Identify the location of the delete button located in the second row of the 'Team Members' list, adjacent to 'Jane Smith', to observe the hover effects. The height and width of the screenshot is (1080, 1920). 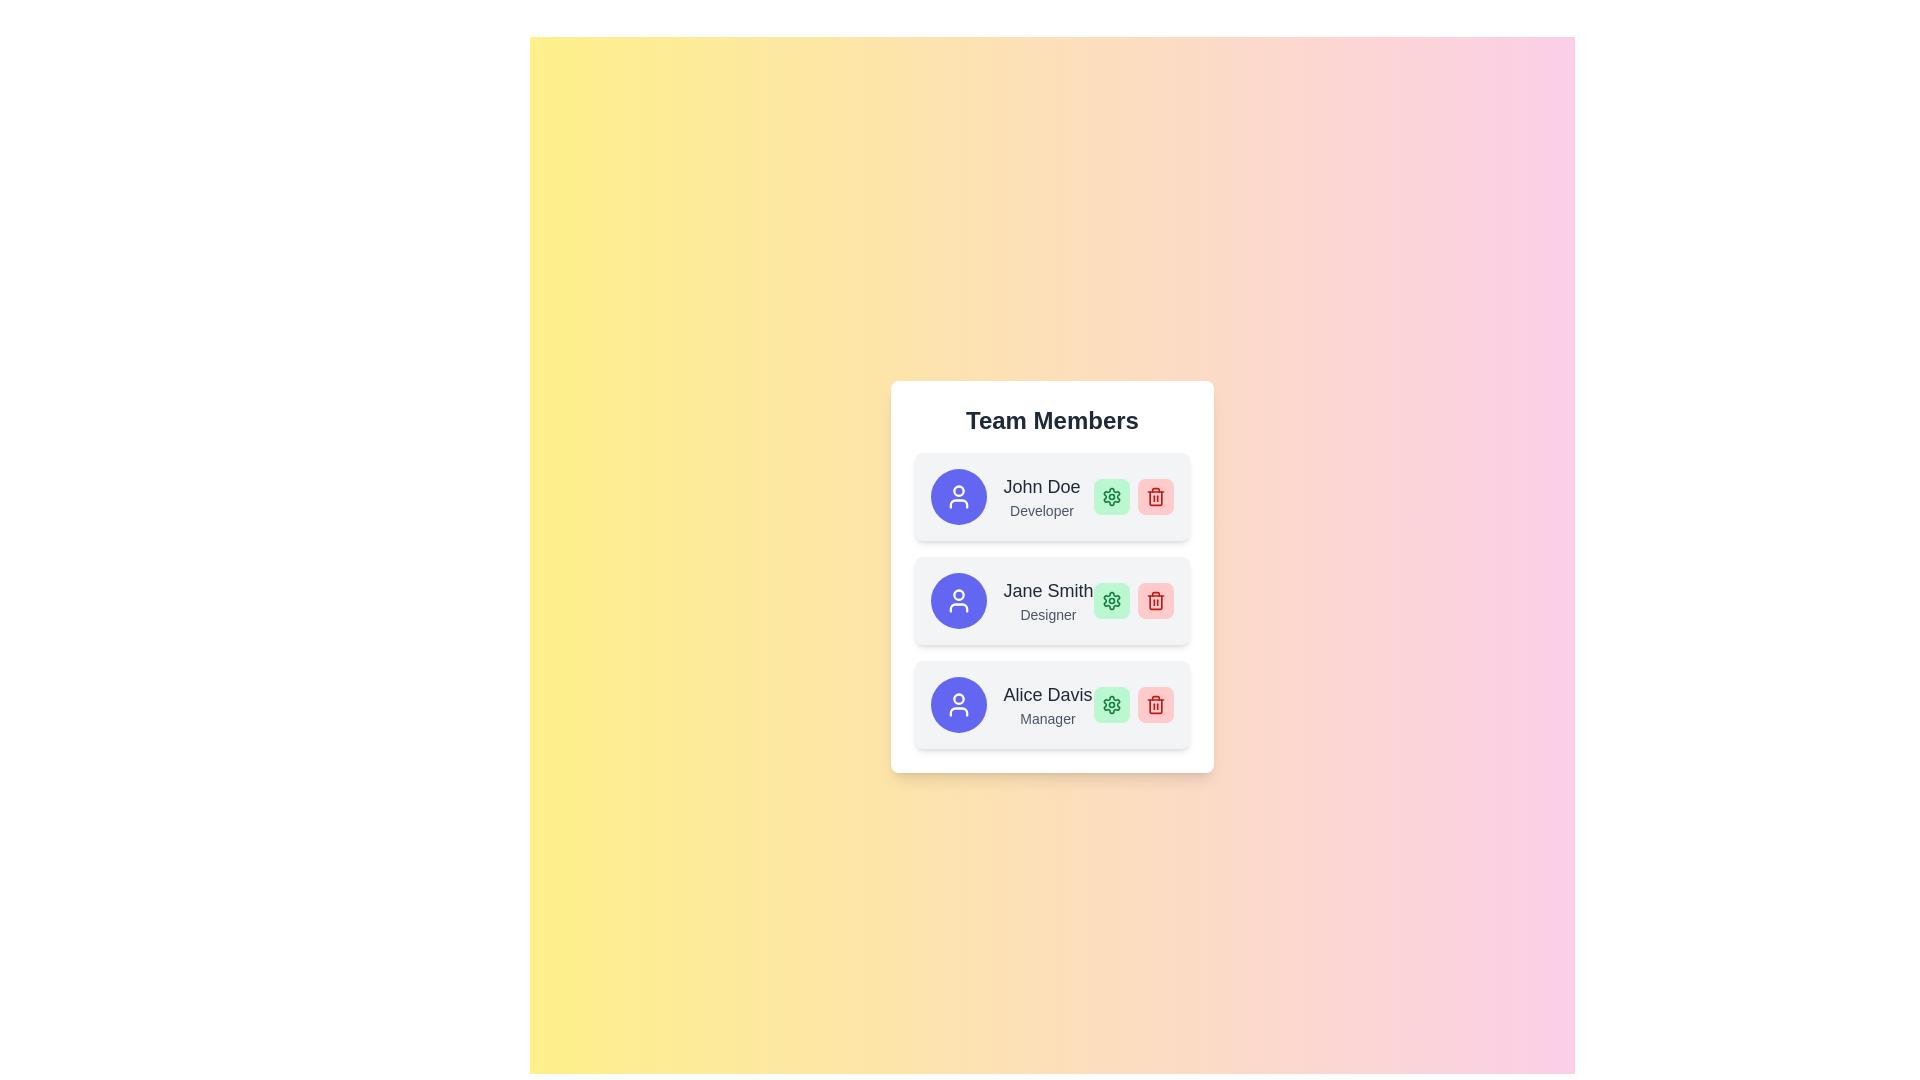
(1155, 600).